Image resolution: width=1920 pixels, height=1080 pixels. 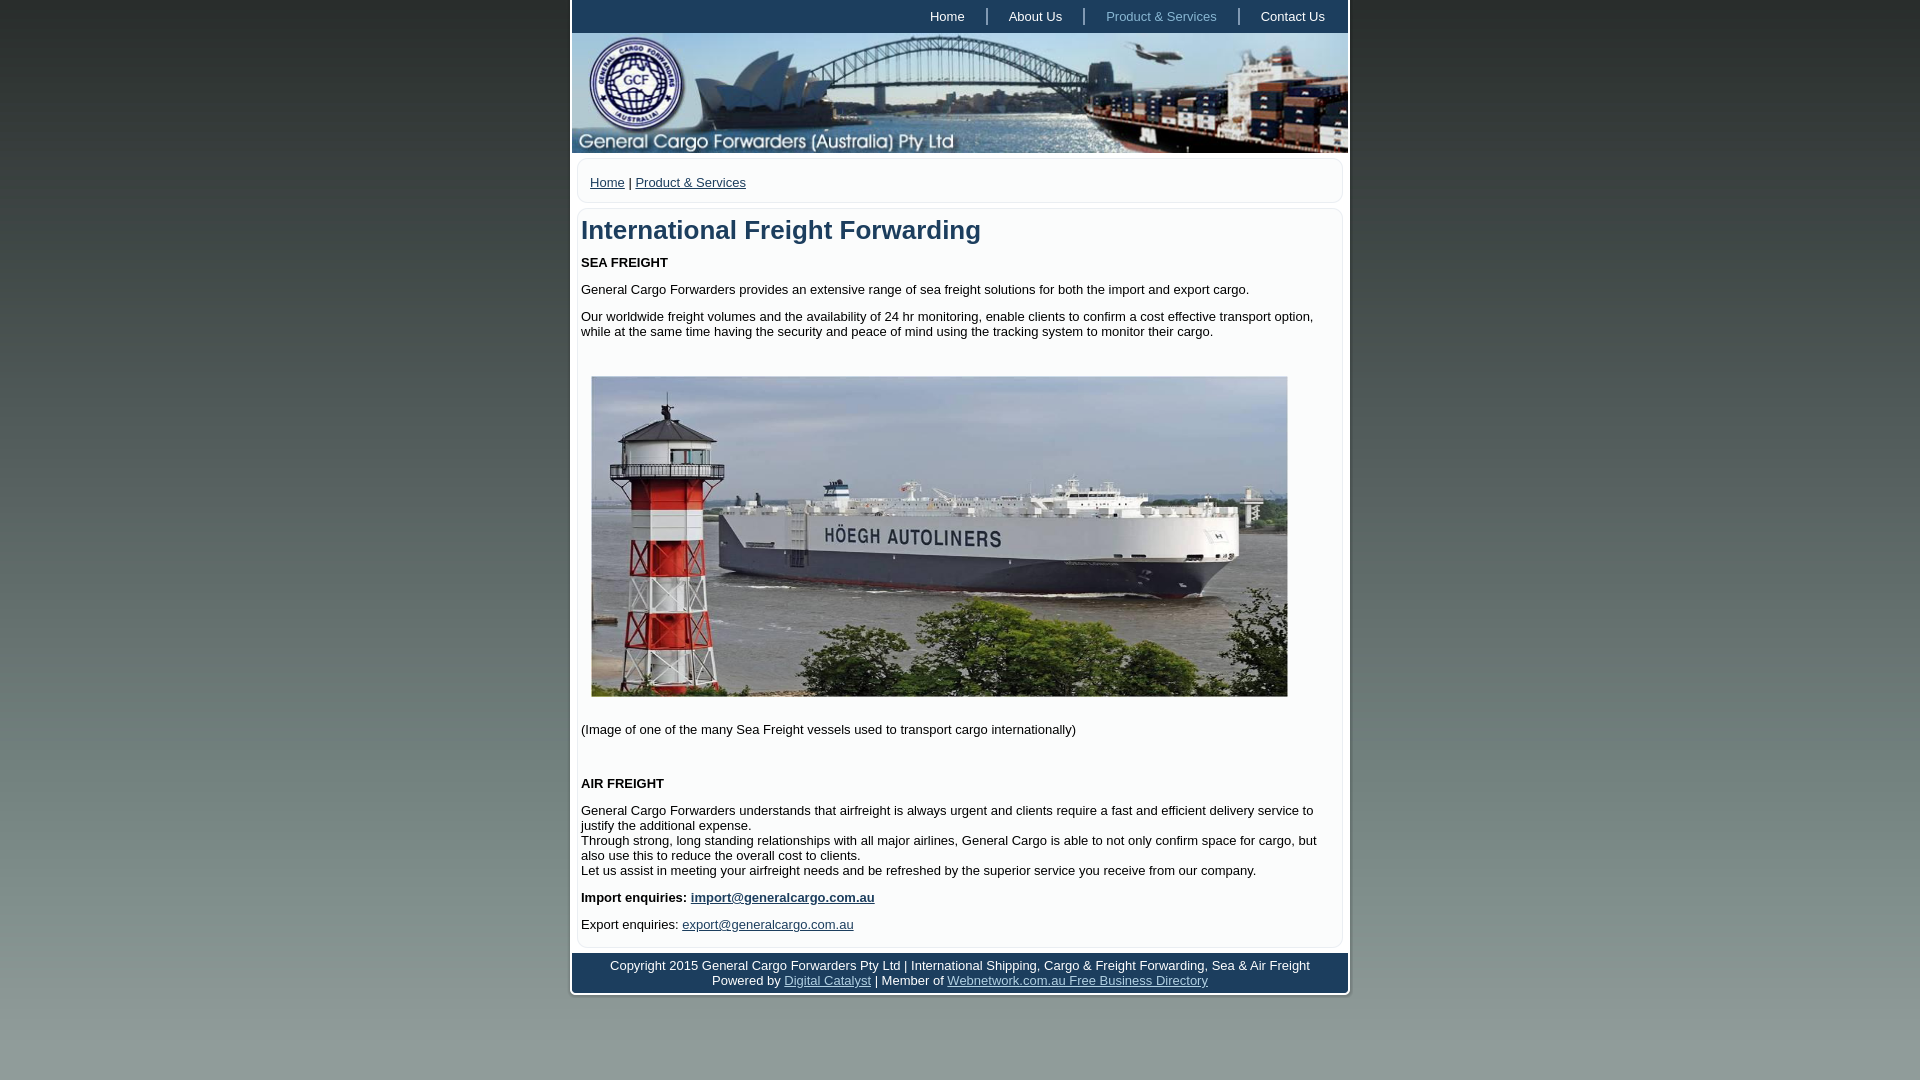 What do you see at coordinates (1035, 16) in the screenshot?
I see `'About Us'` at bounding box center [1035, 16].